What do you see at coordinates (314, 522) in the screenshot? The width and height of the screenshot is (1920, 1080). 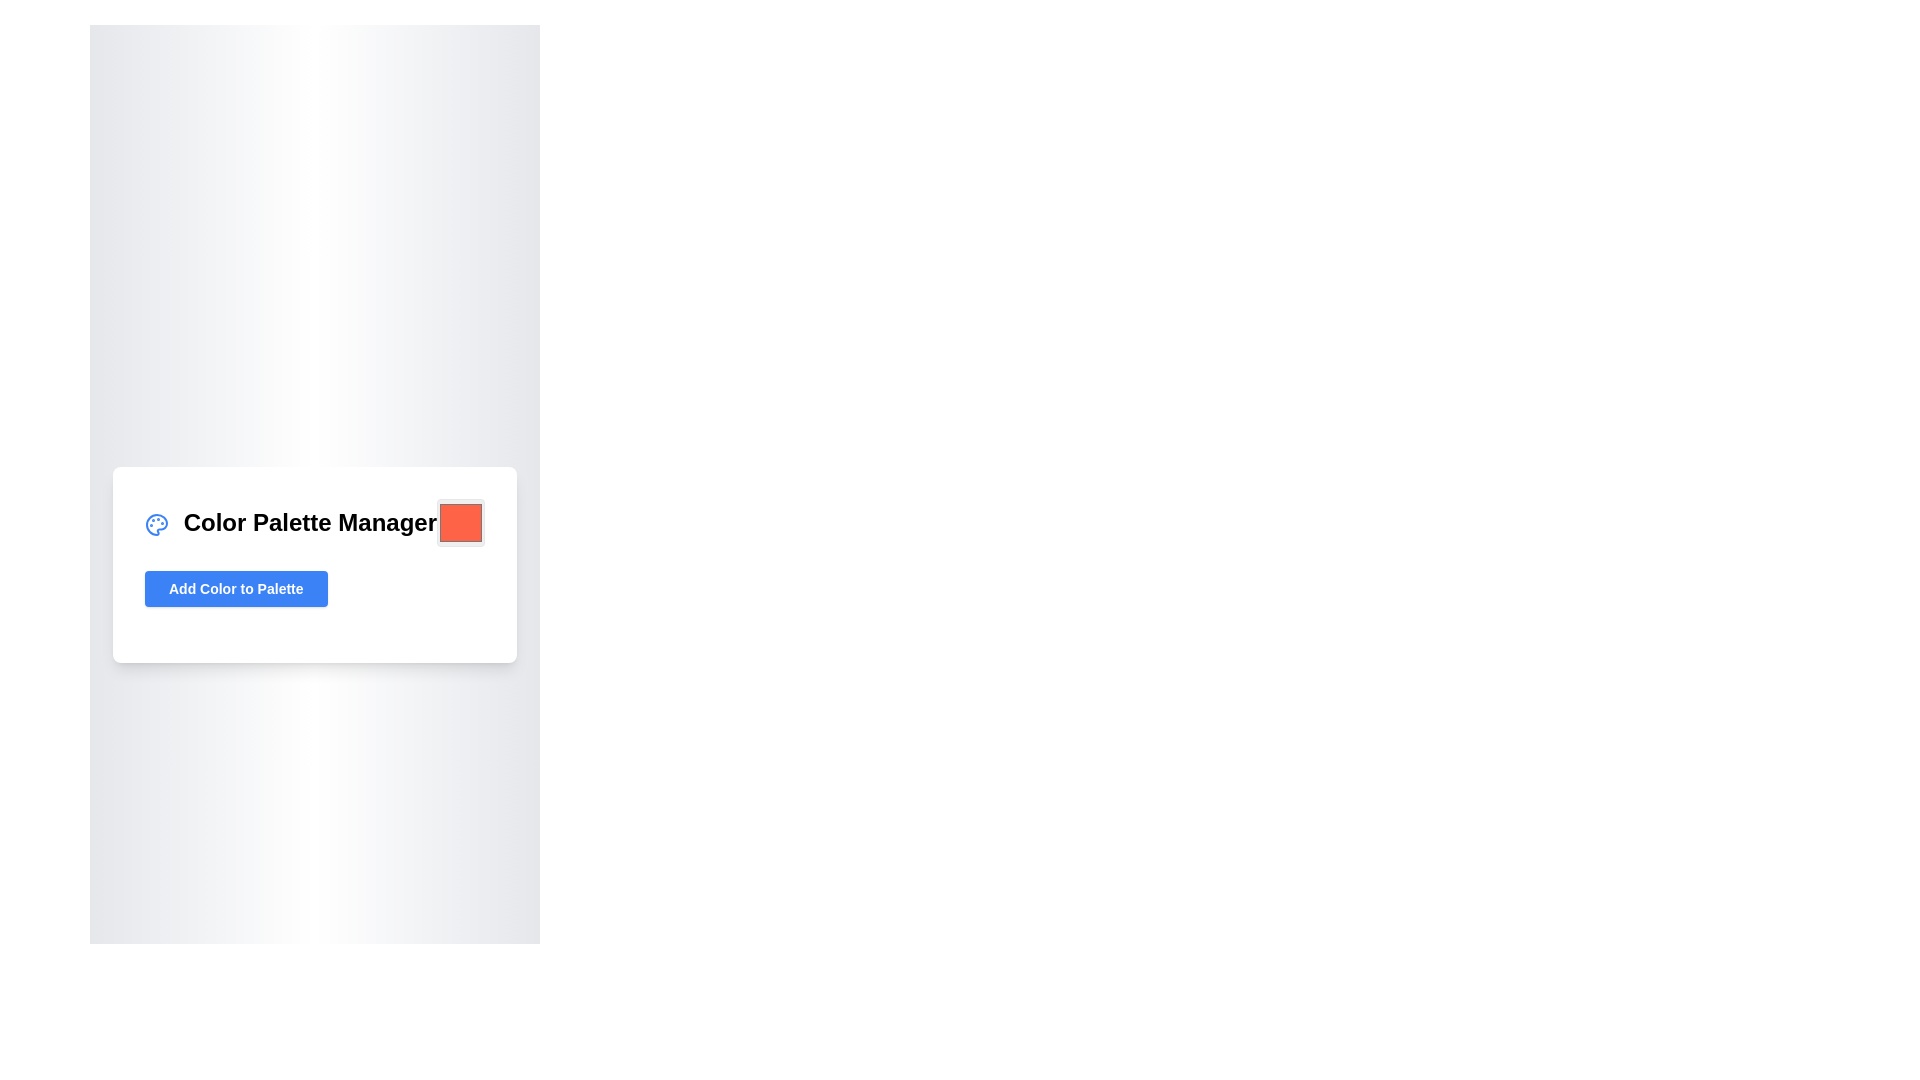 I see `the heading element displaying 'Color Palette Manager', which is located at the top of the white card widget, adjacent to a blue palette-like icon` at bounding box center [314, 522].